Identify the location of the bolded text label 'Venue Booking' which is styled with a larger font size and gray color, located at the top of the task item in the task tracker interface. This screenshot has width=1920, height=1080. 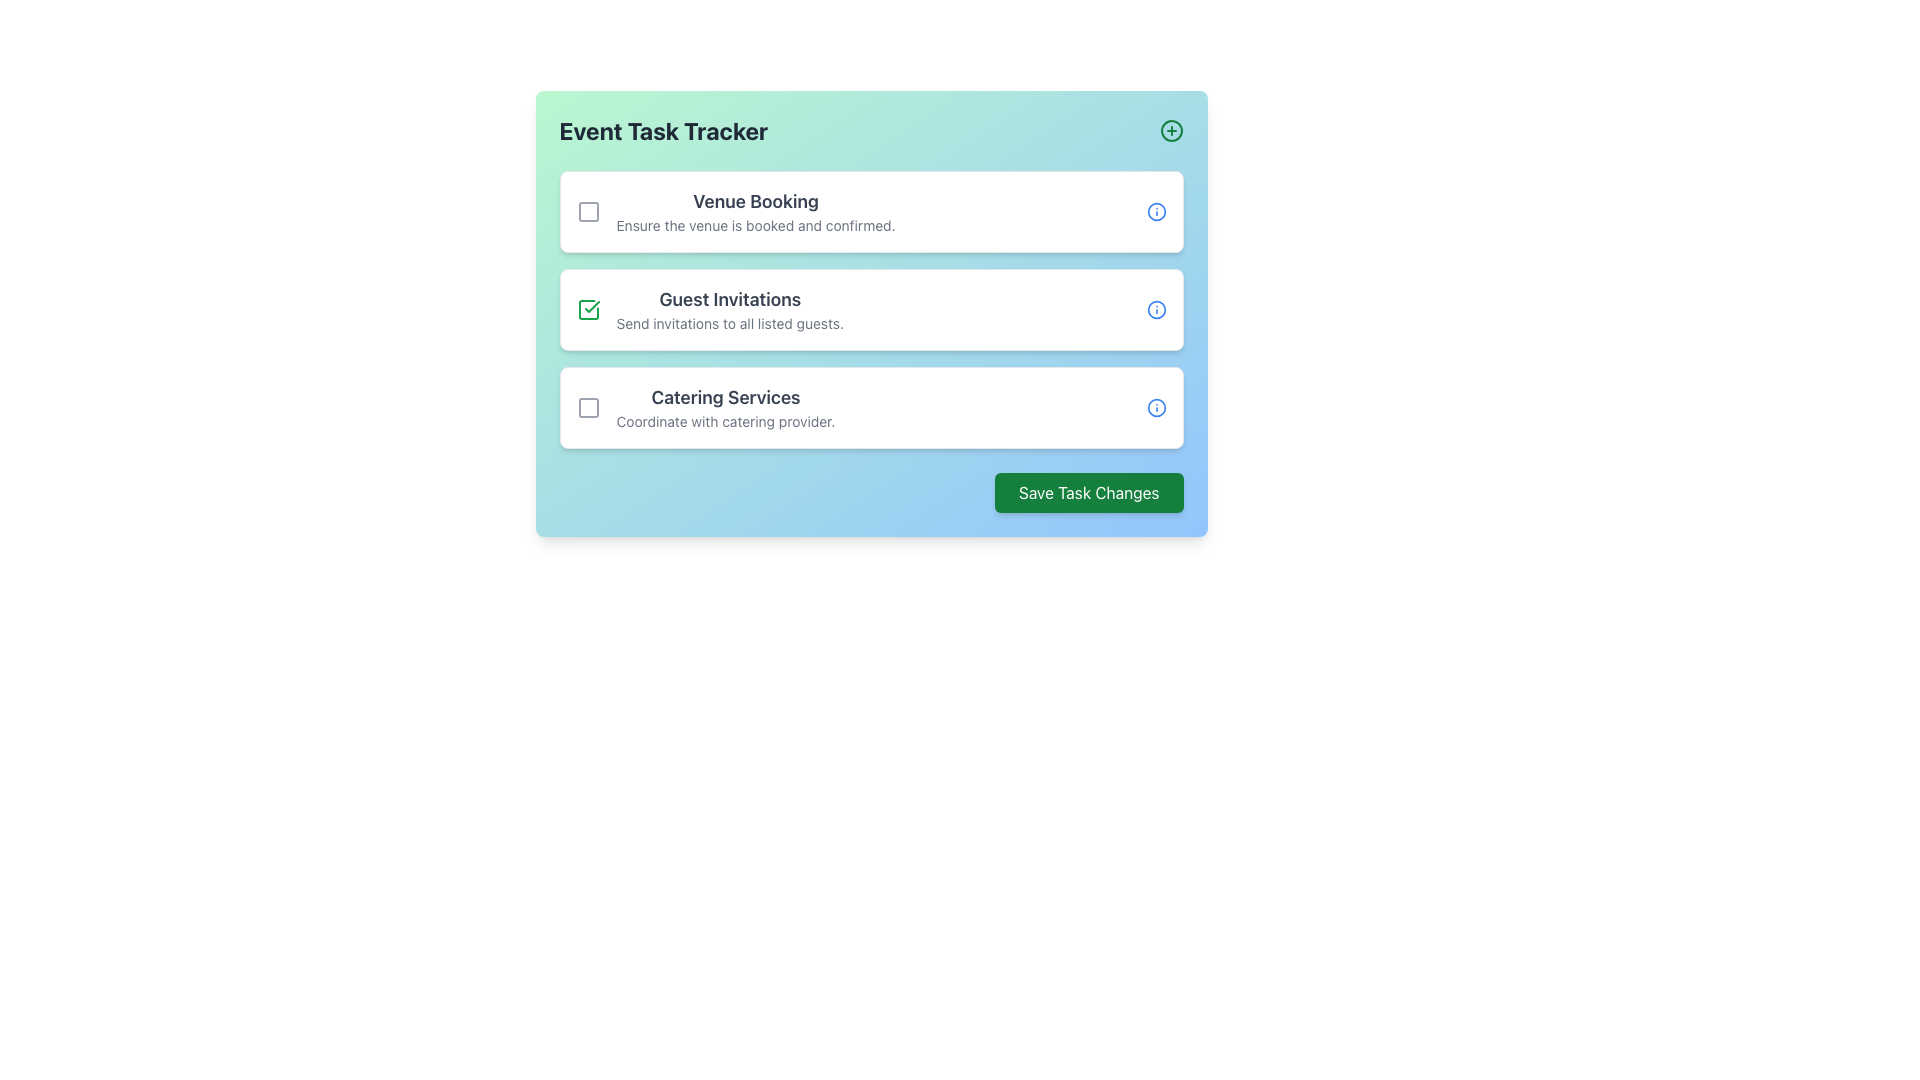
(755, 201).